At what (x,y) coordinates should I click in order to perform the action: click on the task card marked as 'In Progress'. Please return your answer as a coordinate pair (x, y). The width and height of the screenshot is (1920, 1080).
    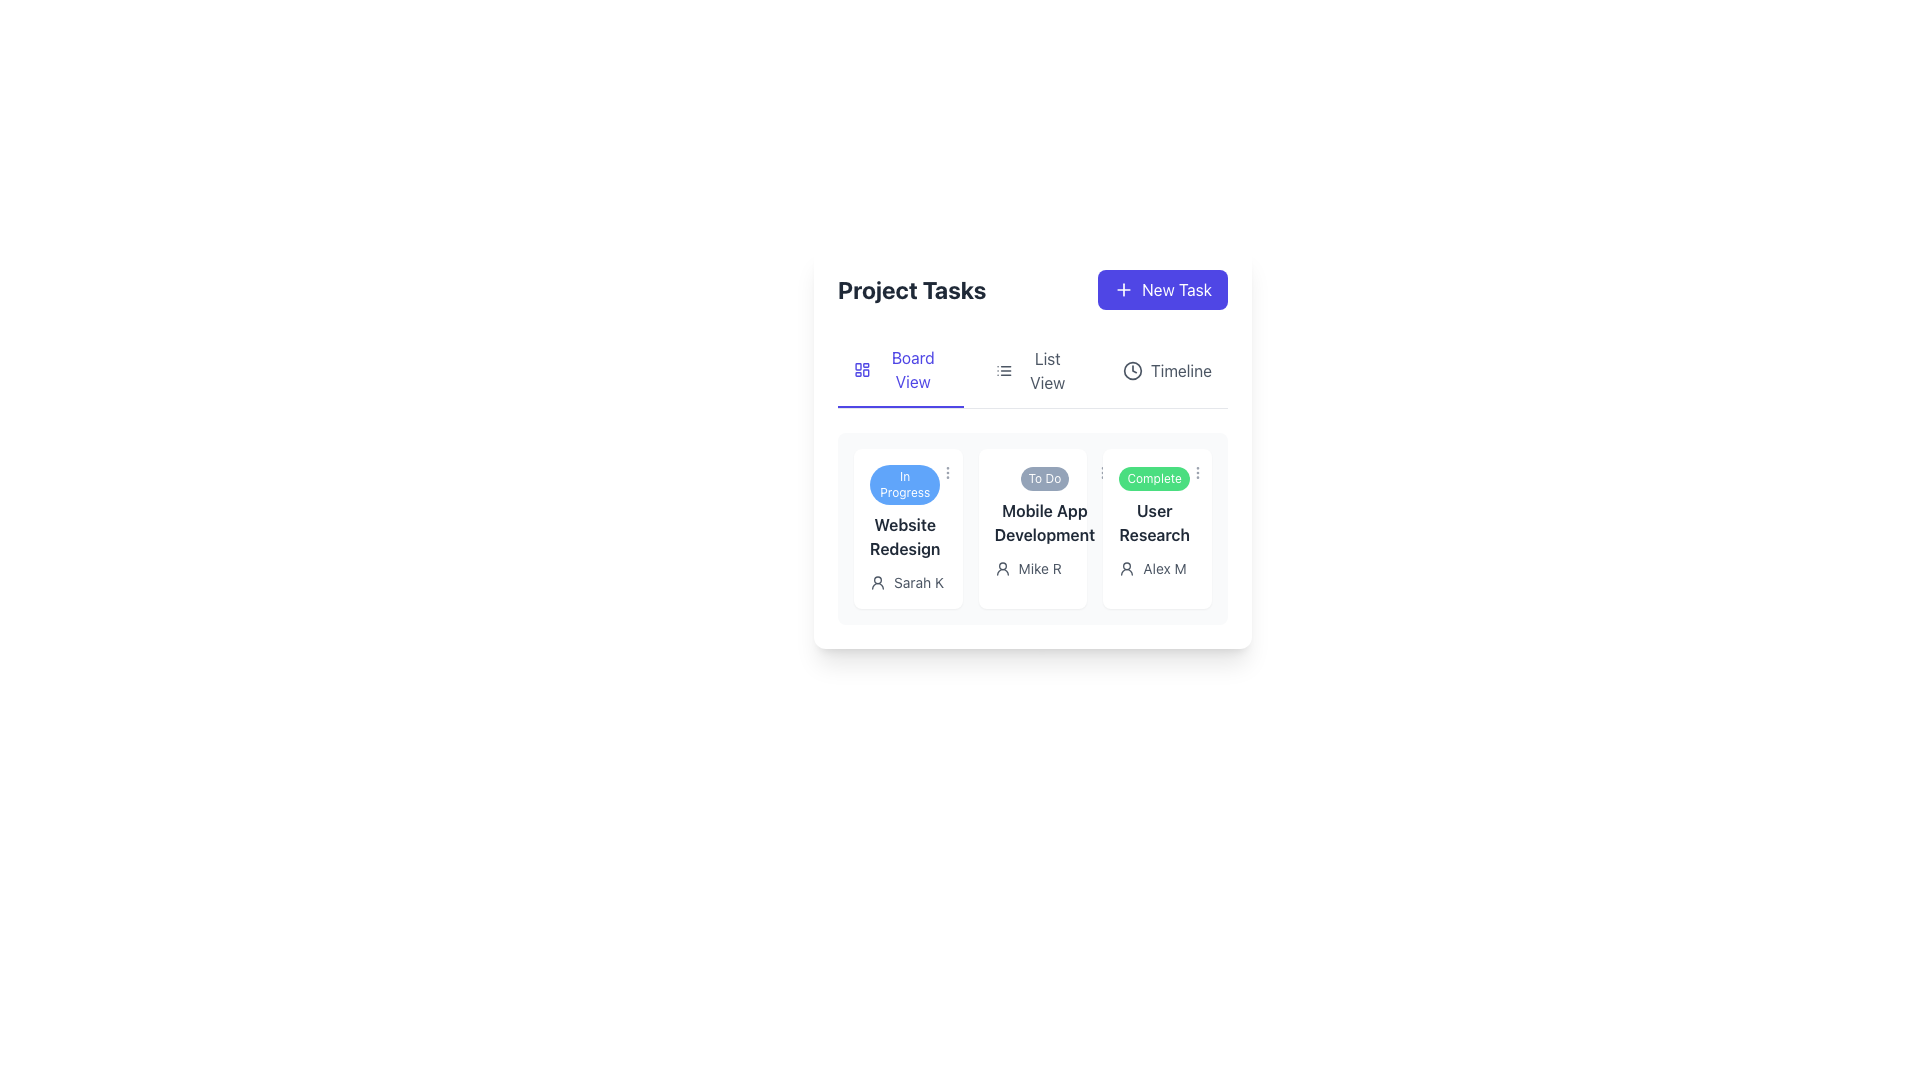
    Looking at the image, I should click on (907, 527).